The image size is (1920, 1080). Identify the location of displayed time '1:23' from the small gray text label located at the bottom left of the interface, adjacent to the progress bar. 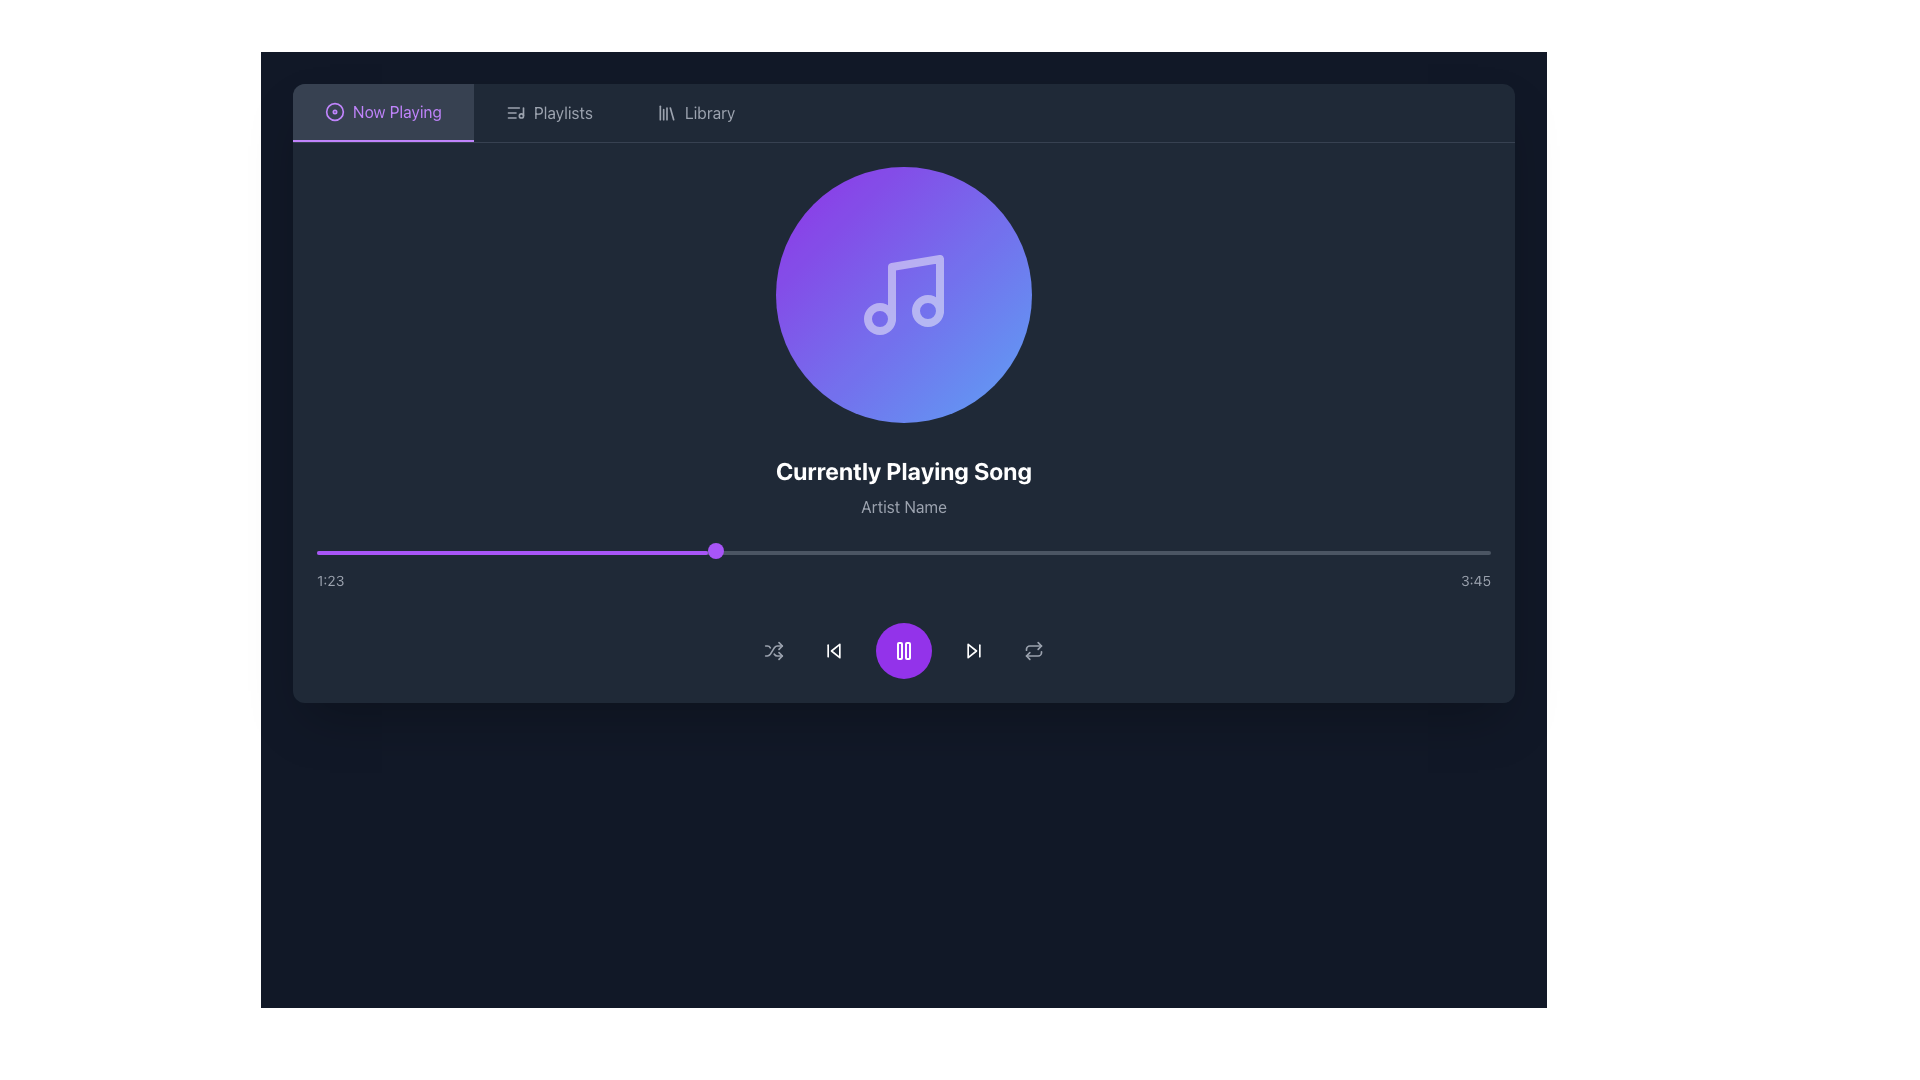
(330, 581).